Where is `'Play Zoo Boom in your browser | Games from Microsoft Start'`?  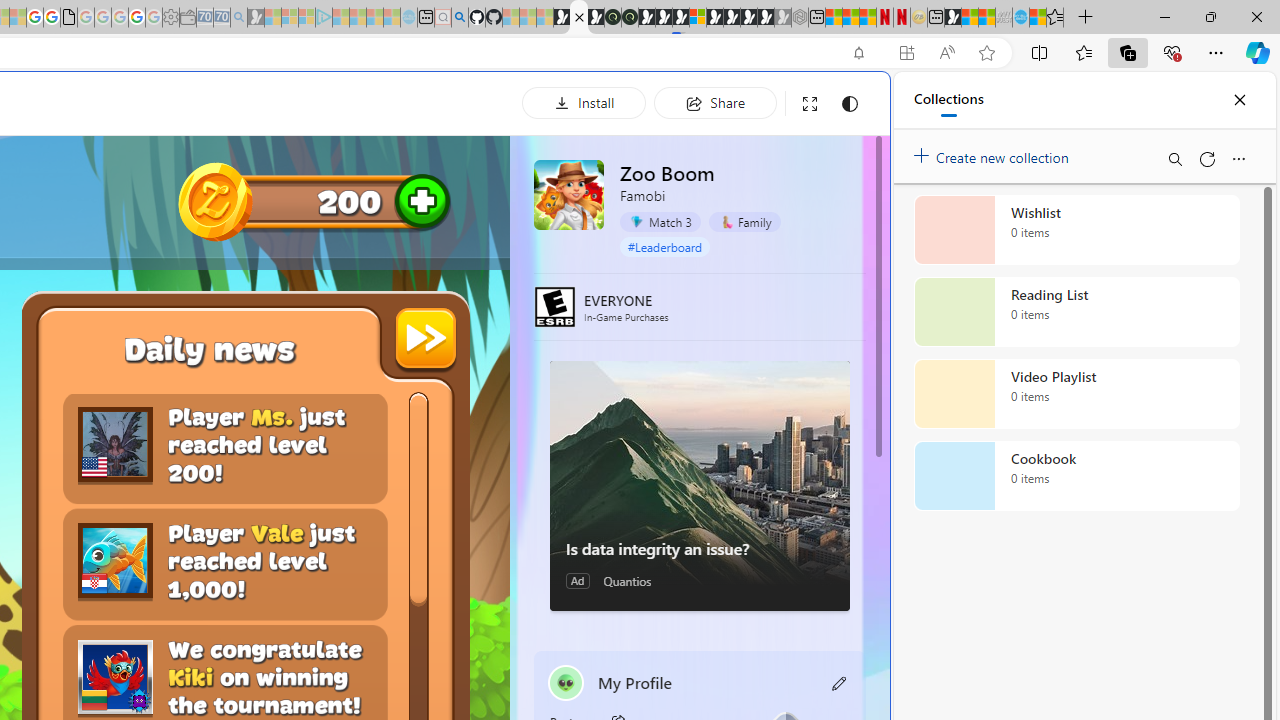
'Play Zoo Boom in your browser | Games from Microsoft Start' is located at coordinates (578, 17).